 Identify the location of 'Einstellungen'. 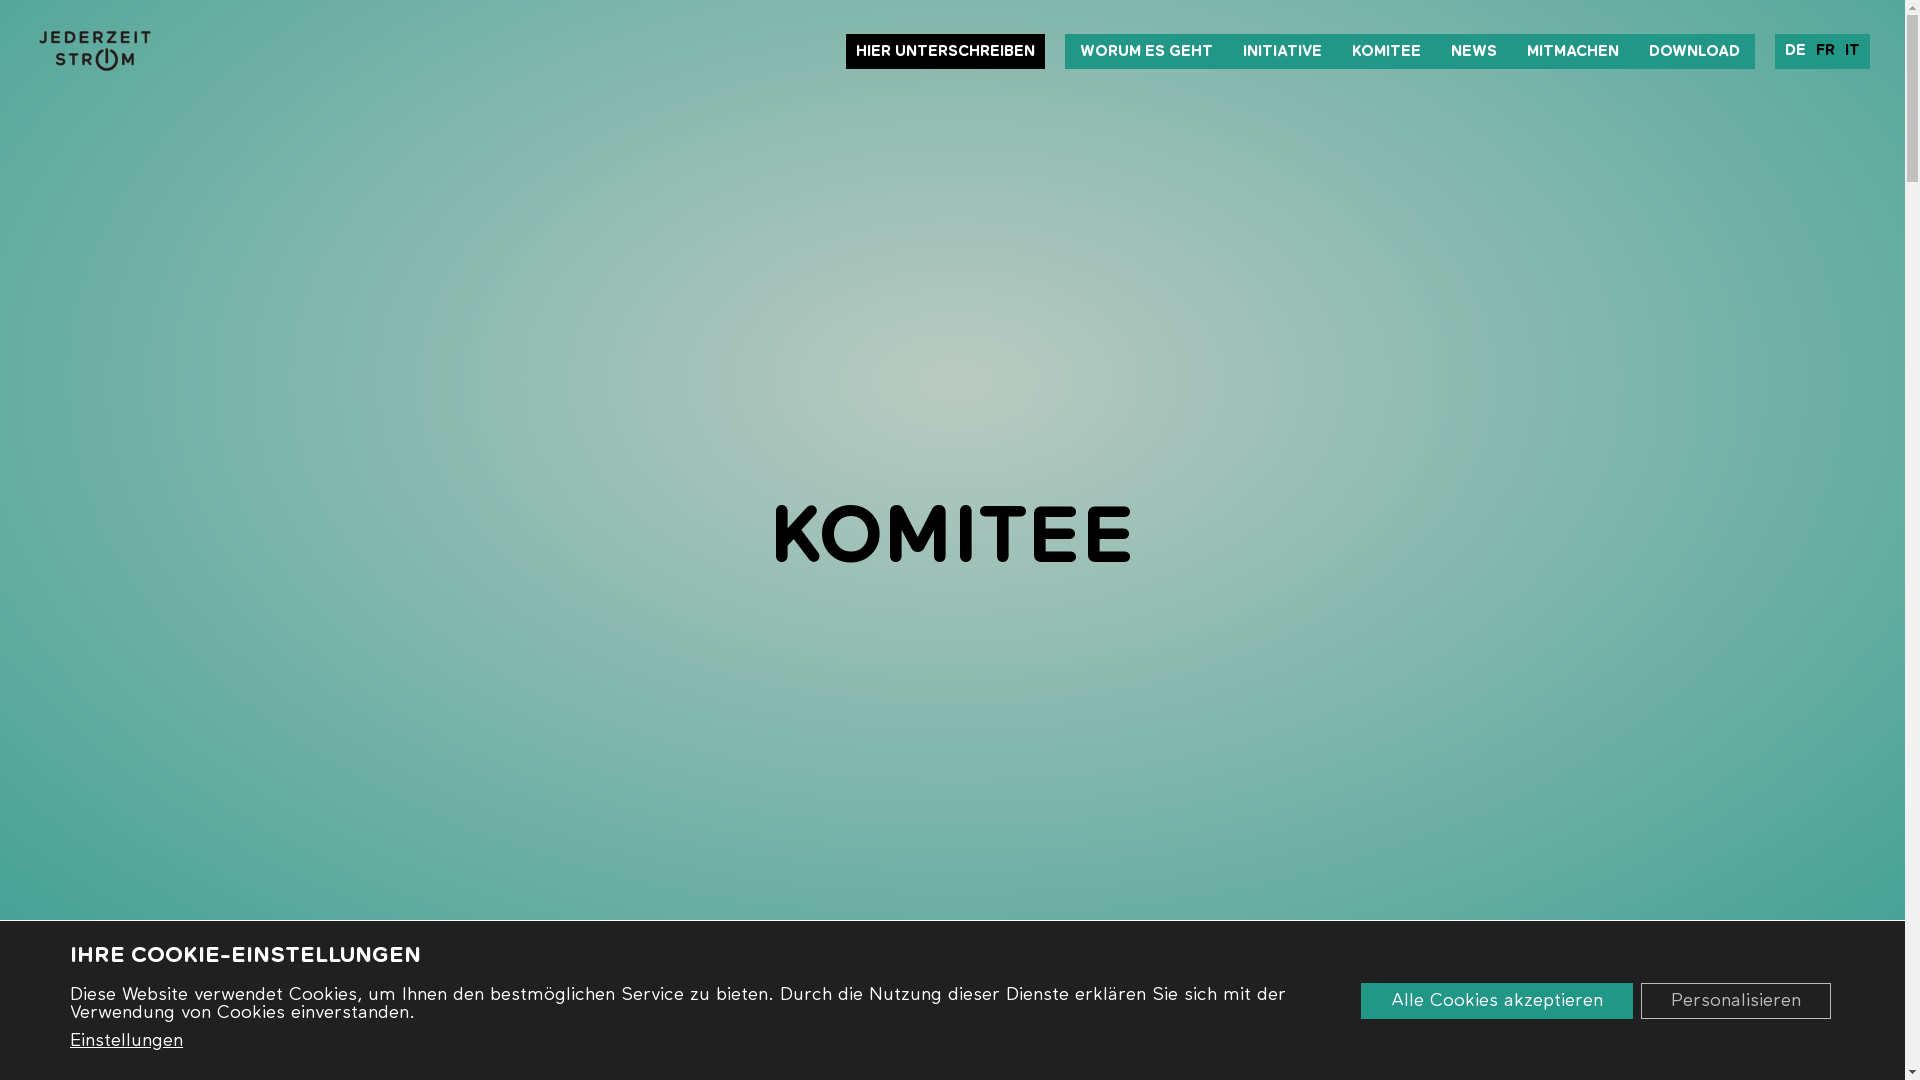
(125, 1040).